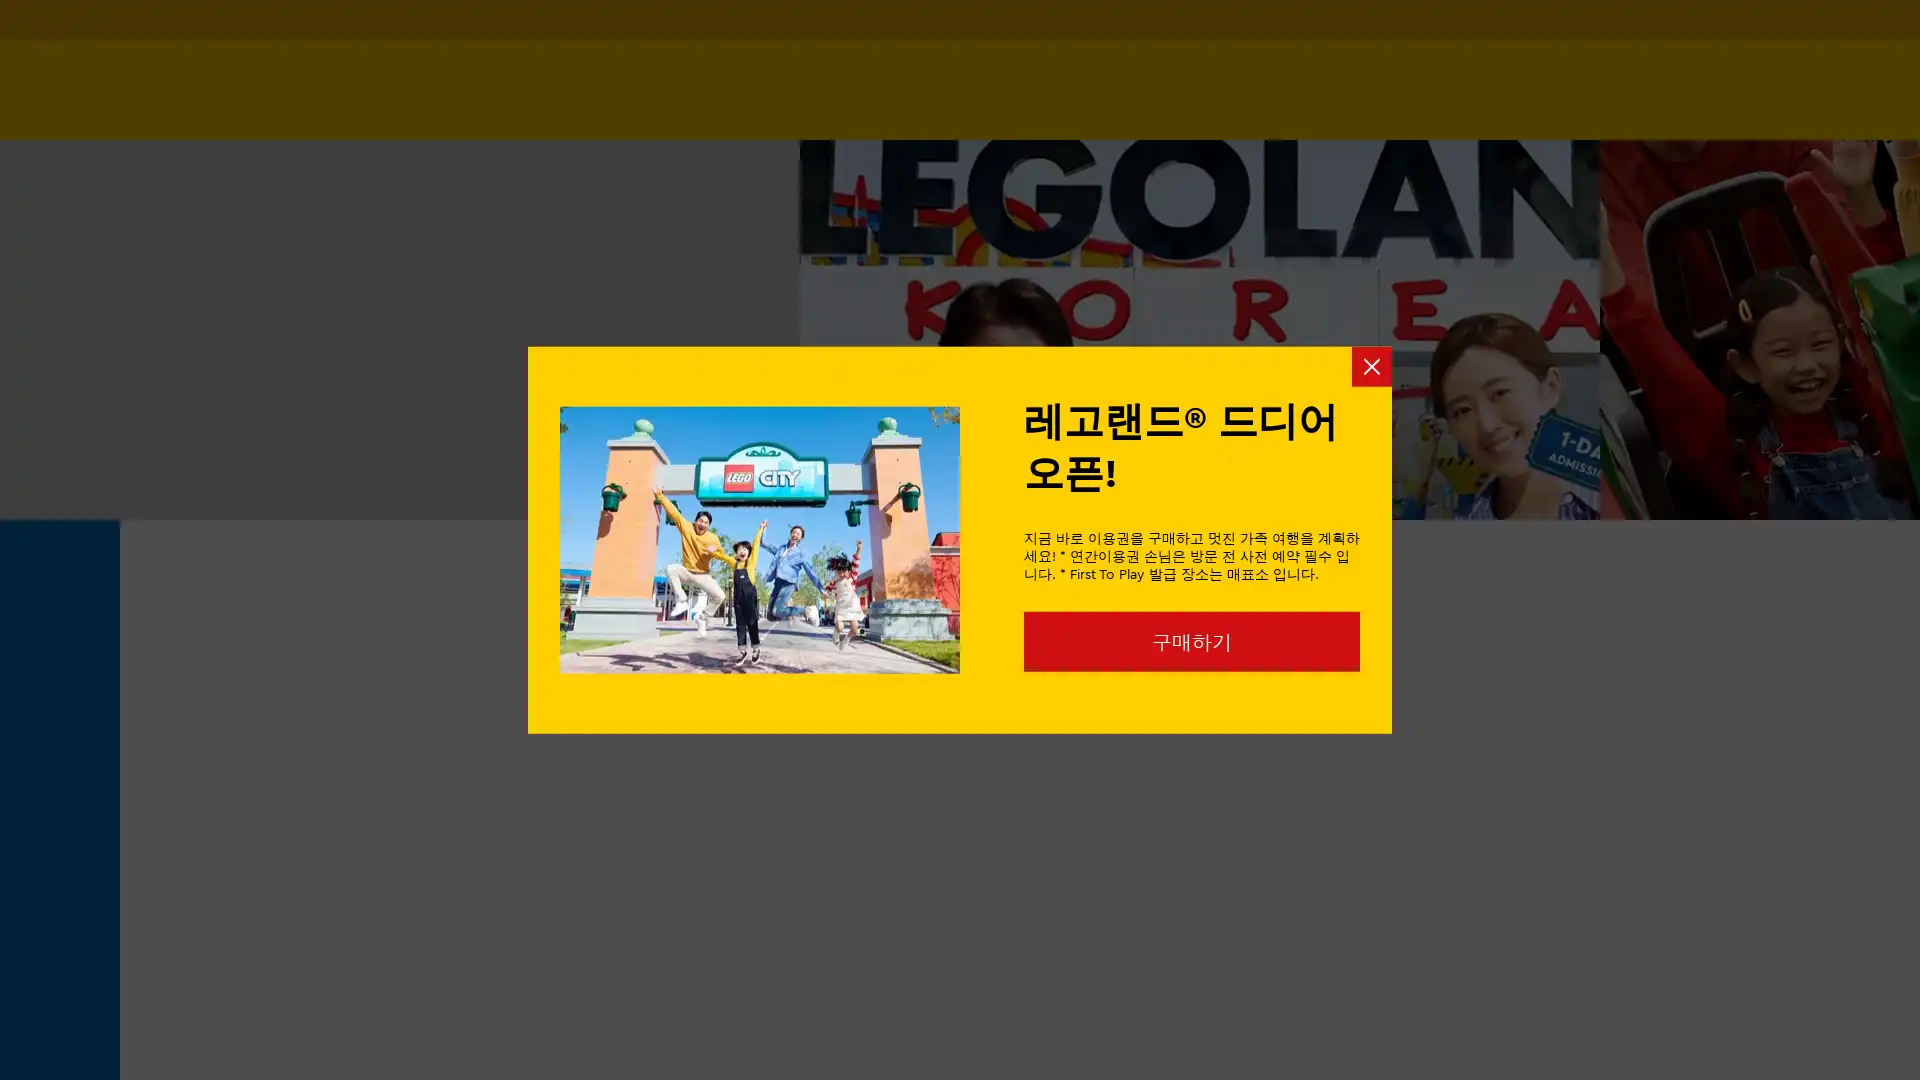  Describe the element at coordinates (996, 774) in the screenshot. I see `Go to slide 4` at that location.